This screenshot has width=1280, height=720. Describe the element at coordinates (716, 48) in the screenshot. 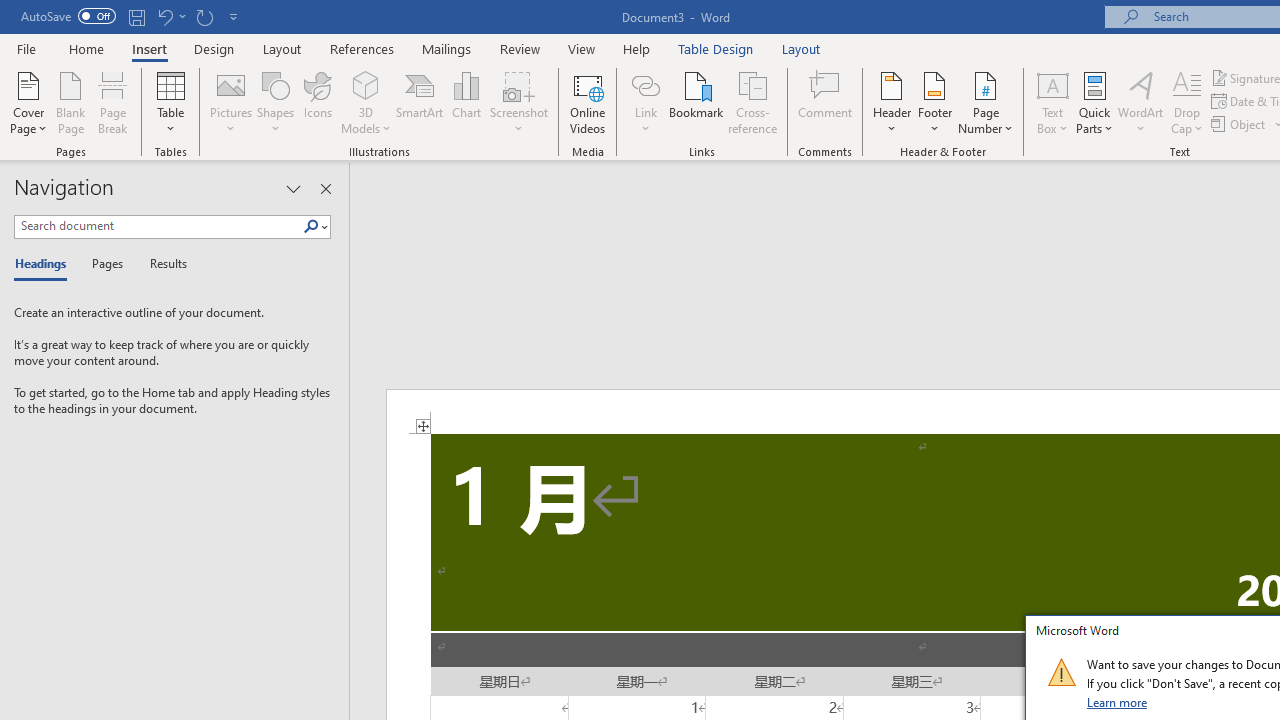

I see `'Table Design'` at that location.